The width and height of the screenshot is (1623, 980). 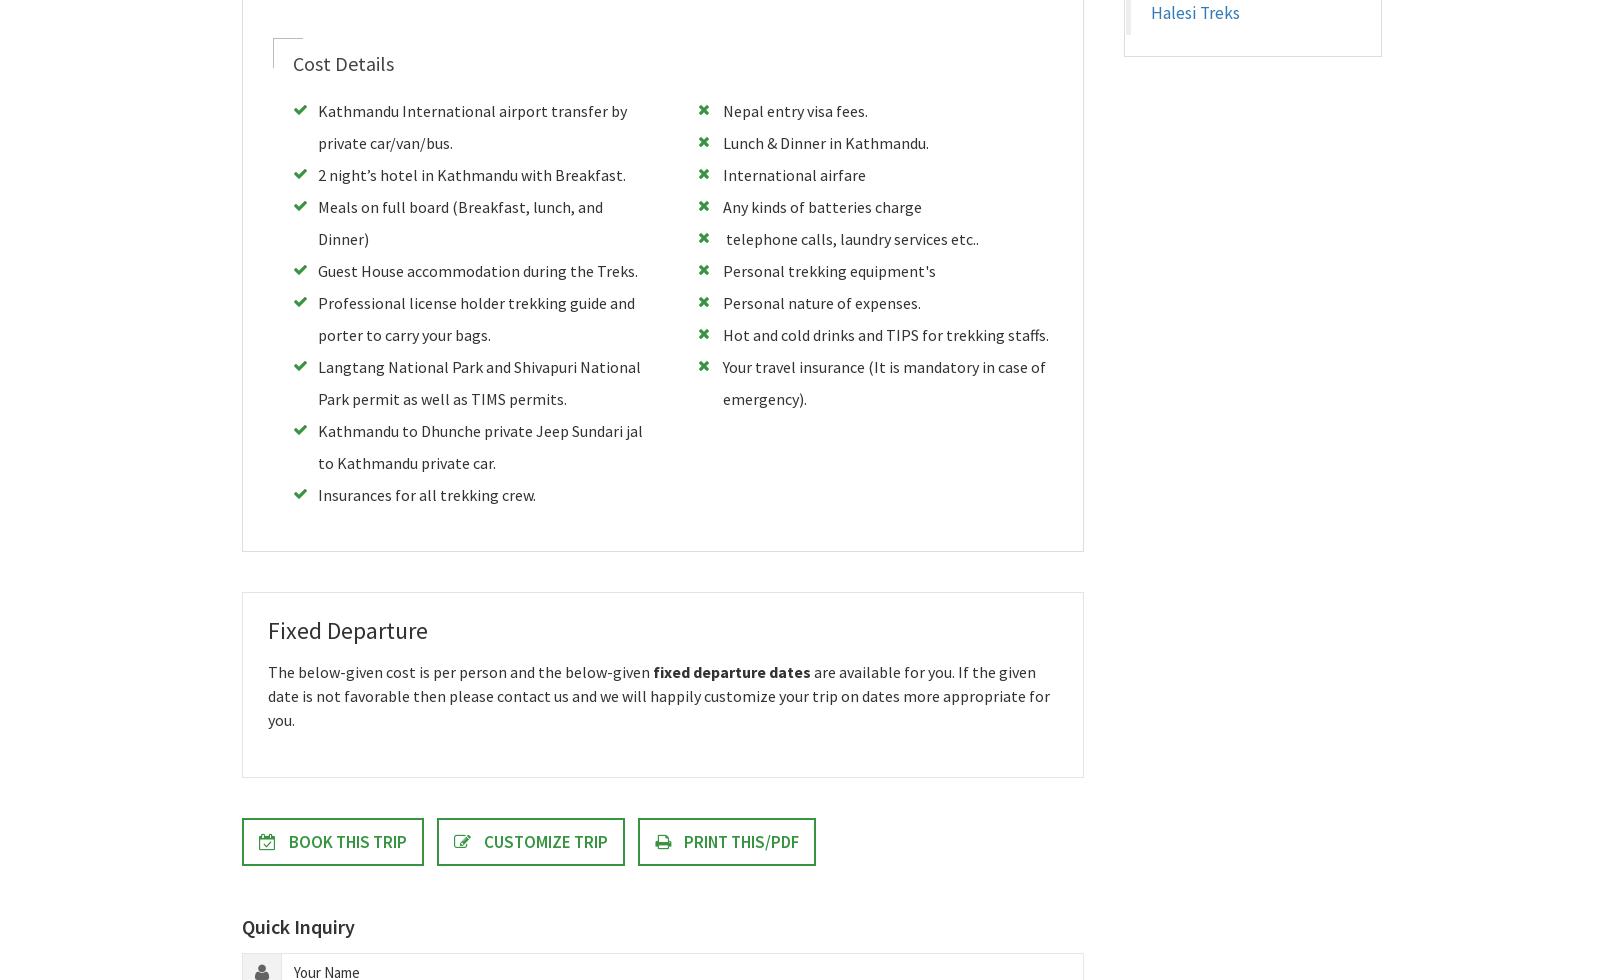 What do you see at coordinates (1194, 13) in the screenshot?
I see `'Halesi Treks'` at bounding box center [1194, 13].